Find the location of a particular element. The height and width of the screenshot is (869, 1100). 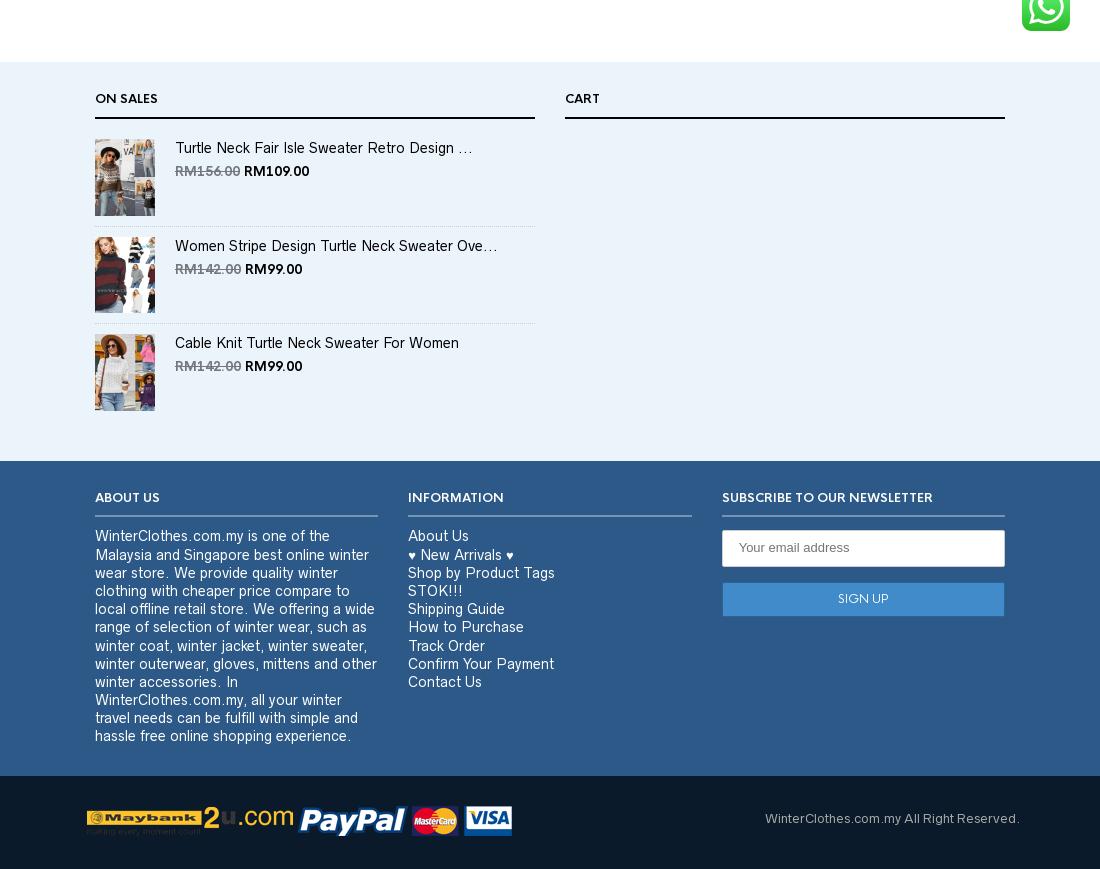

'109.00' is located at coordinates (286, 208).